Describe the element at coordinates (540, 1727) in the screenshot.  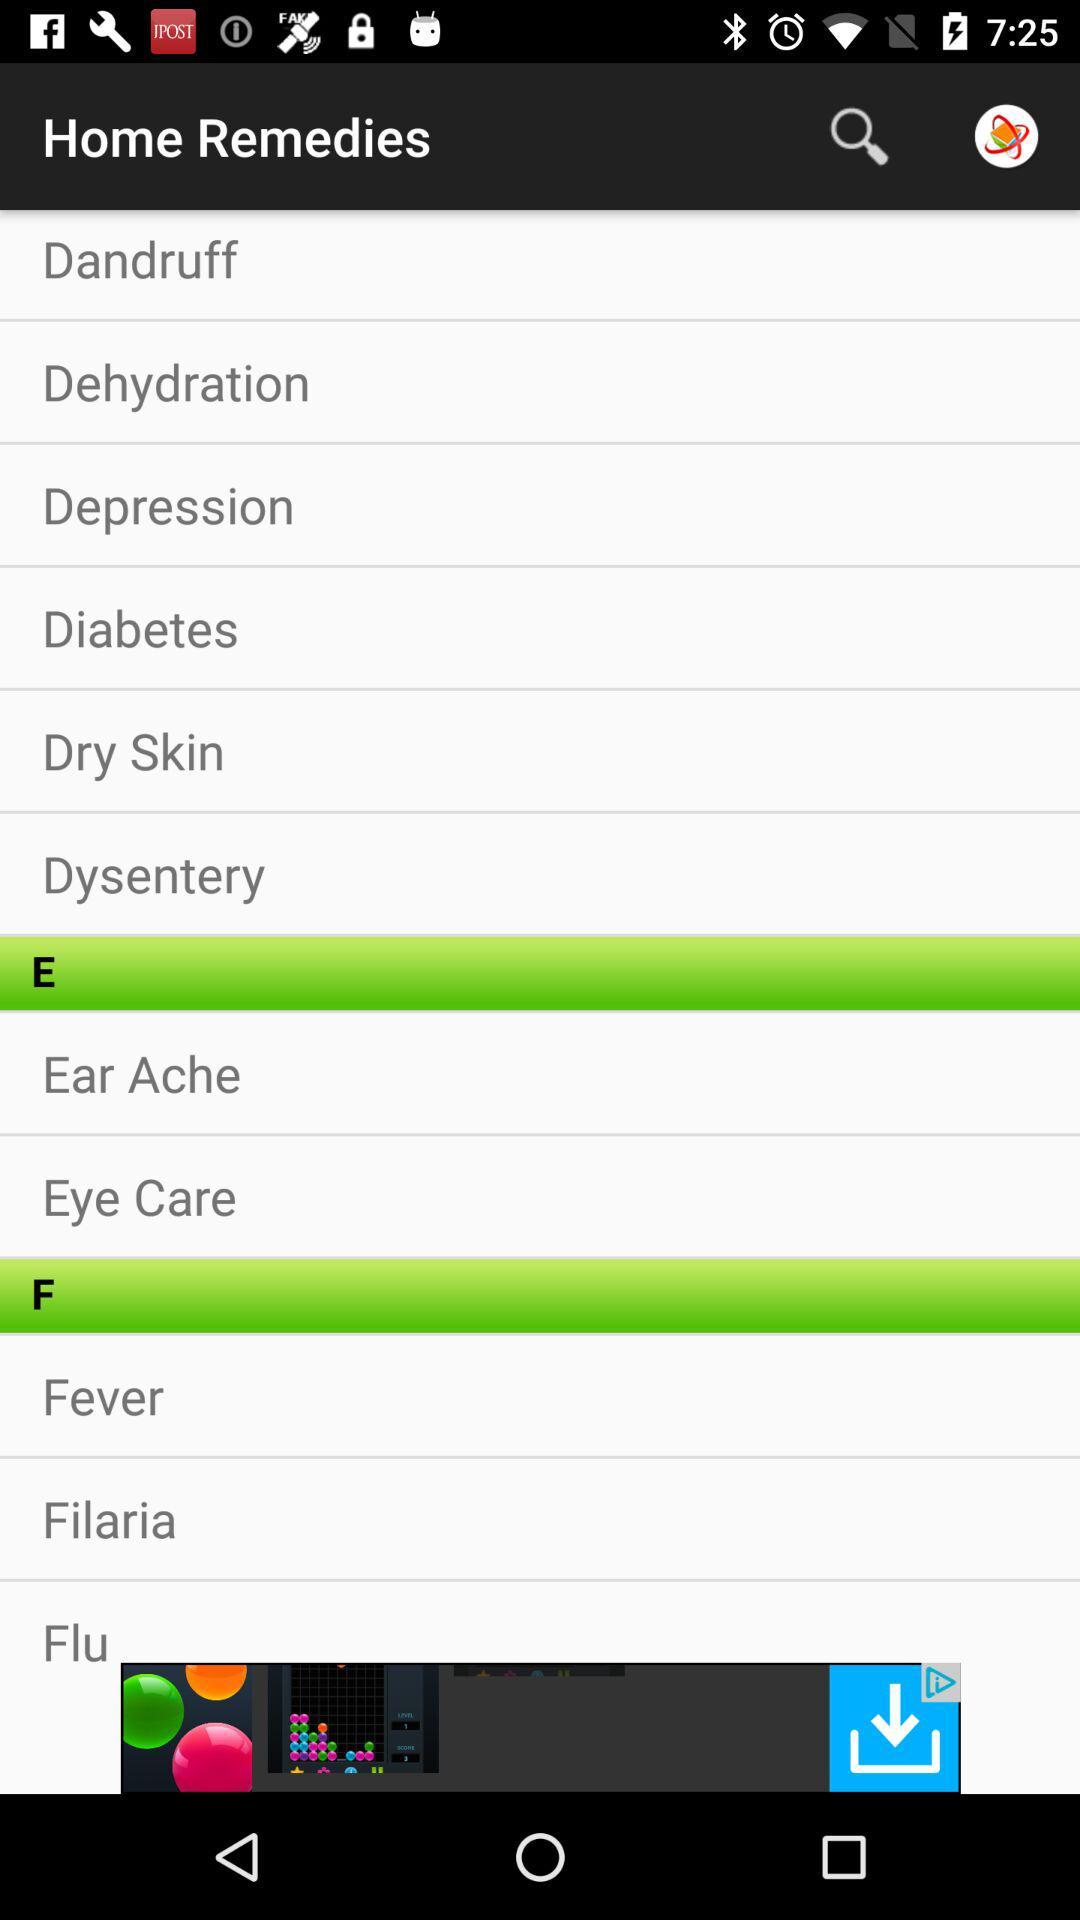
I see `advertising area` at that location.